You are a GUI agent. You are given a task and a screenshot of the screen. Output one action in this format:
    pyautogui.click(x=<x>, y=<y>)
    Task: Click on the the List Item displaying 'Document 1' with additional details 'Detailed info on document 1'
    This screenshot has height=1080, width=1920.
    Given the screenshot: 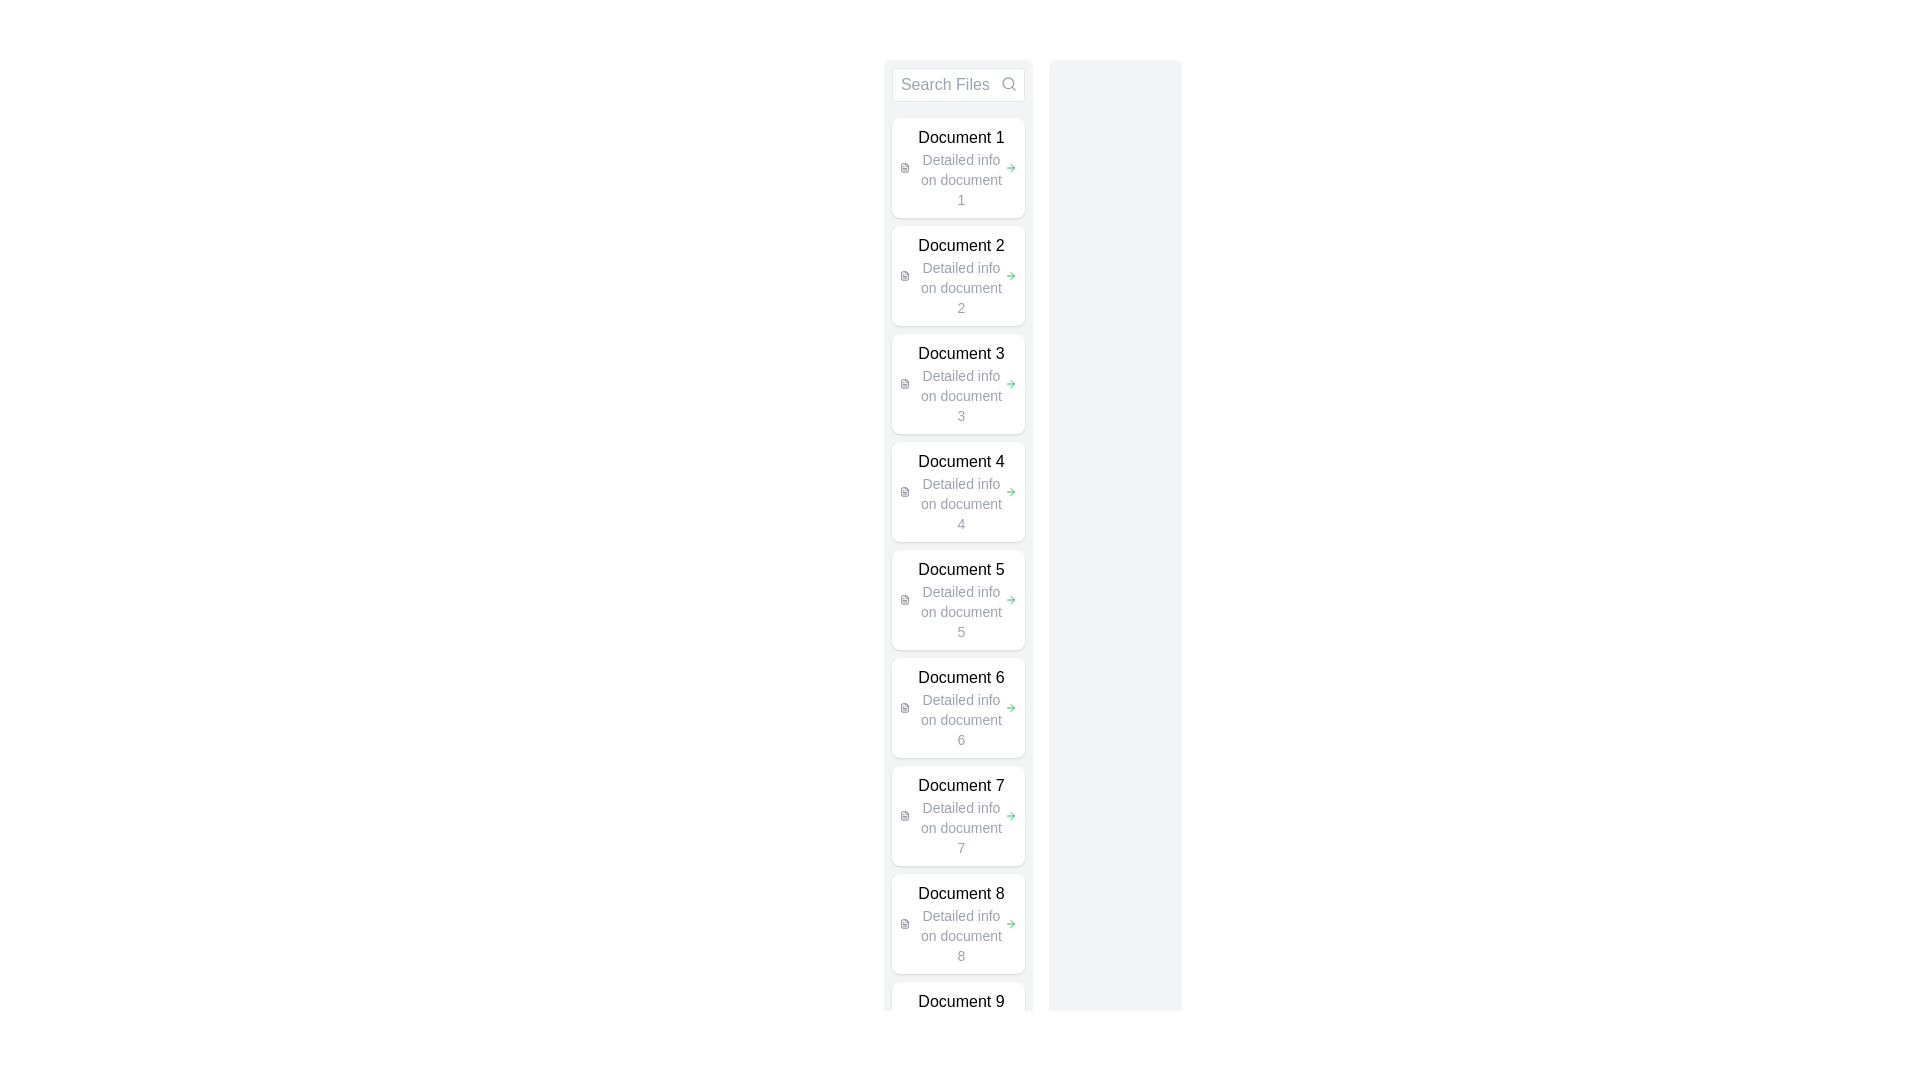 What is the action you would take?
    pyautogui.click(x=961, y=167)
    